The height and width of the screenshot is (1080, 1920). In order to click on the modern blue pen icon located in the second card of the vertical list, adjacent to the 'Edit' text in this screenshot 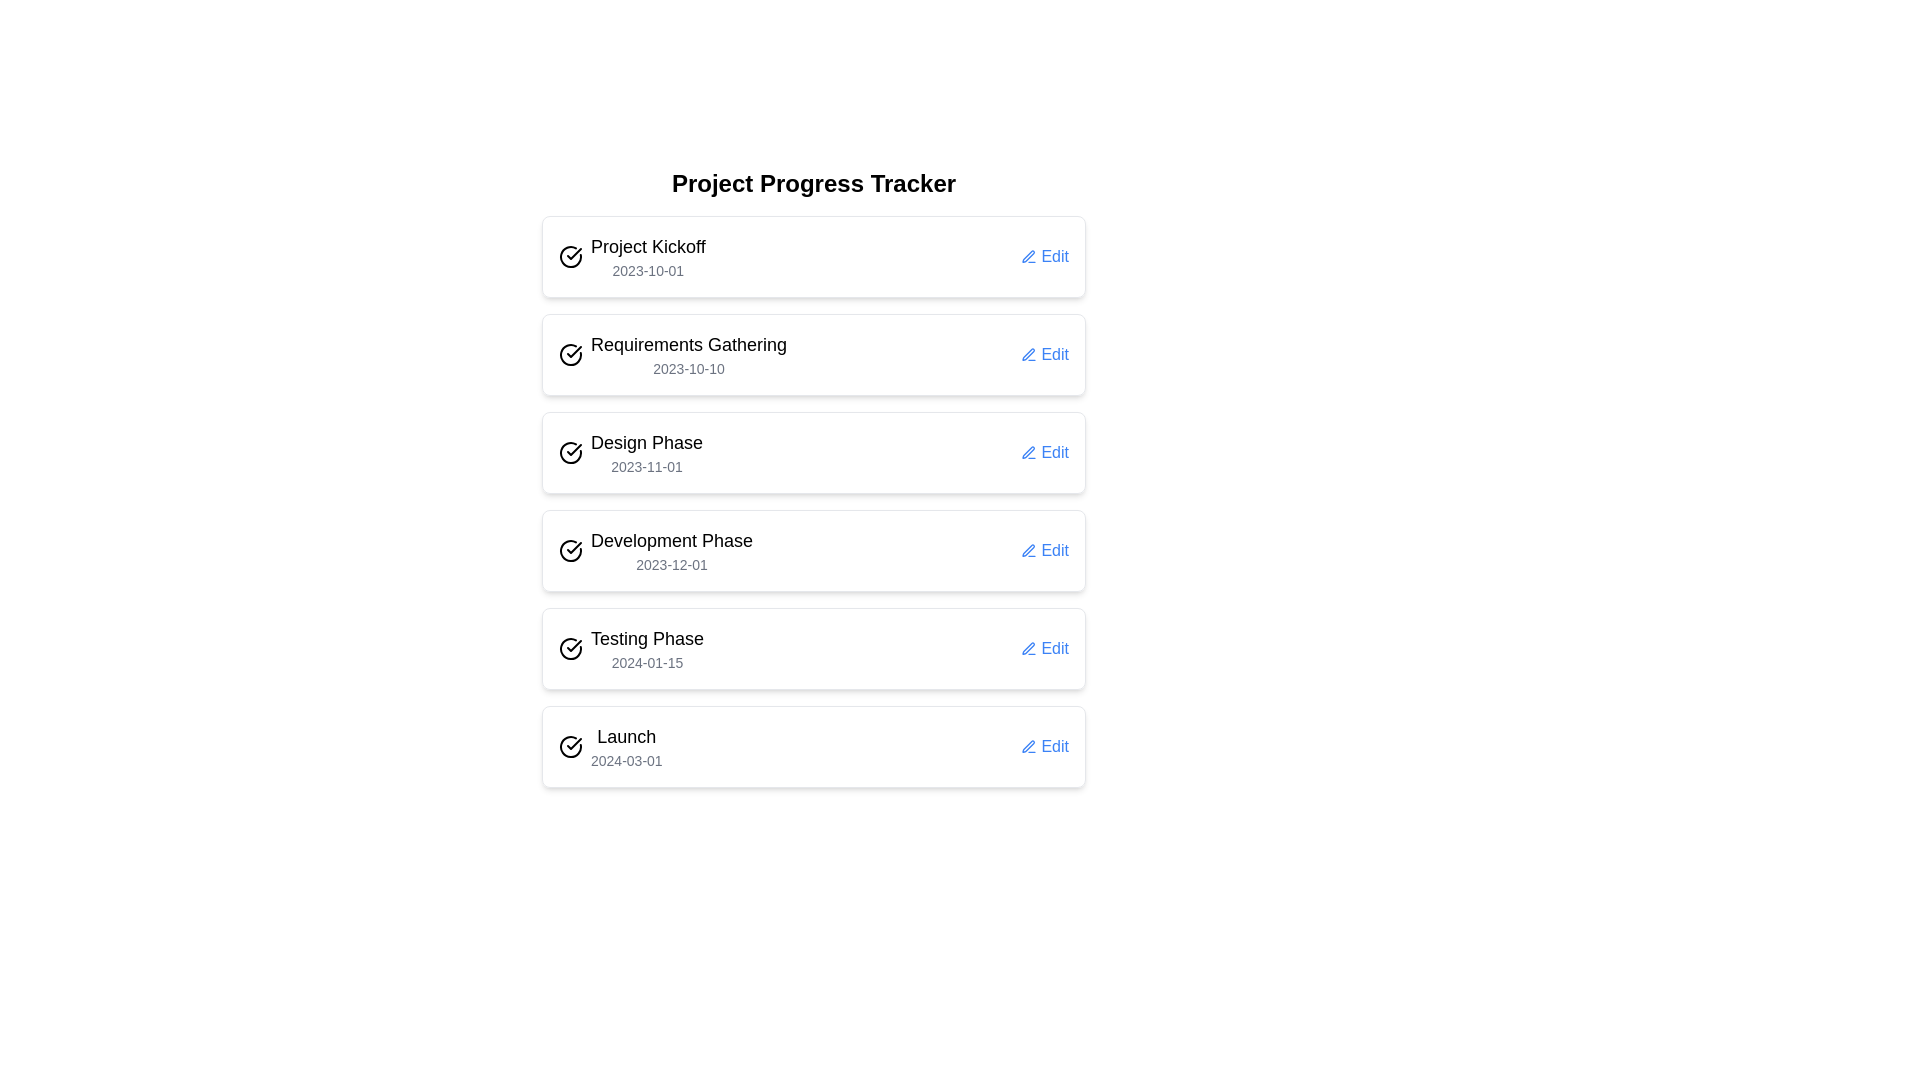, I will do `click(1029, 353)`.